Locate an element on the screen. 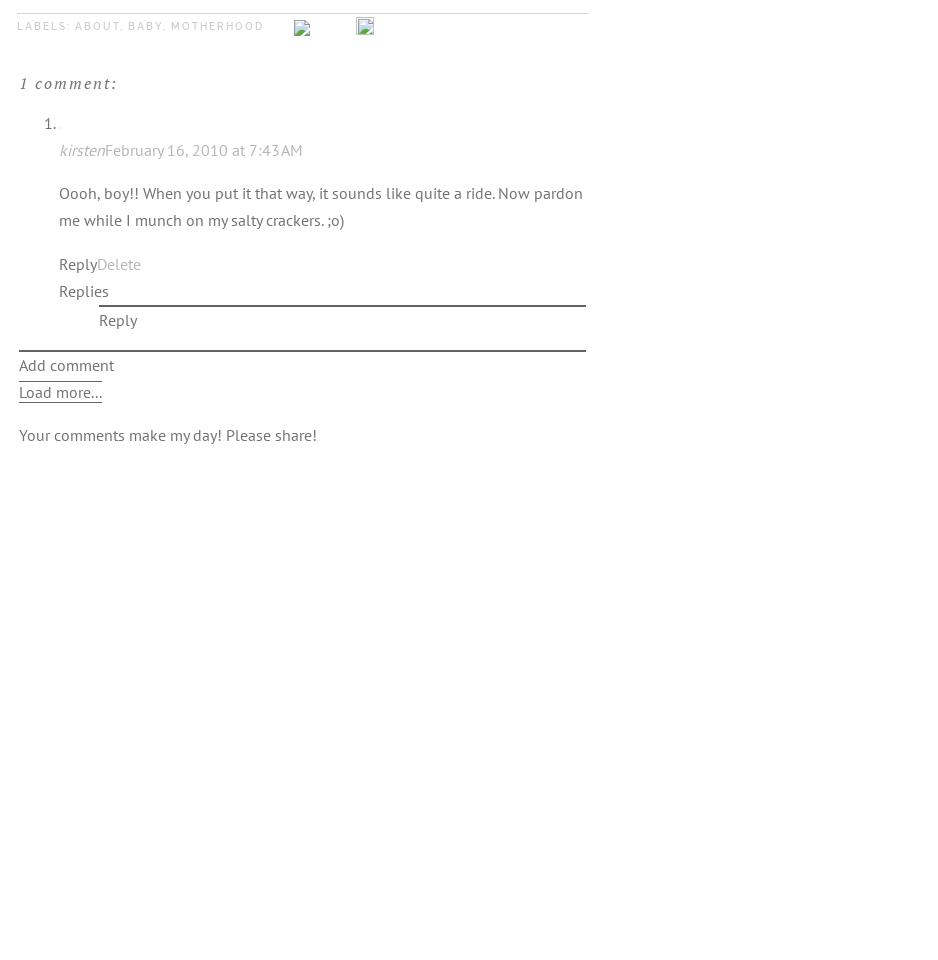 The image size is (938, 960). '1 comment:' is located at coordinates (68, 81).